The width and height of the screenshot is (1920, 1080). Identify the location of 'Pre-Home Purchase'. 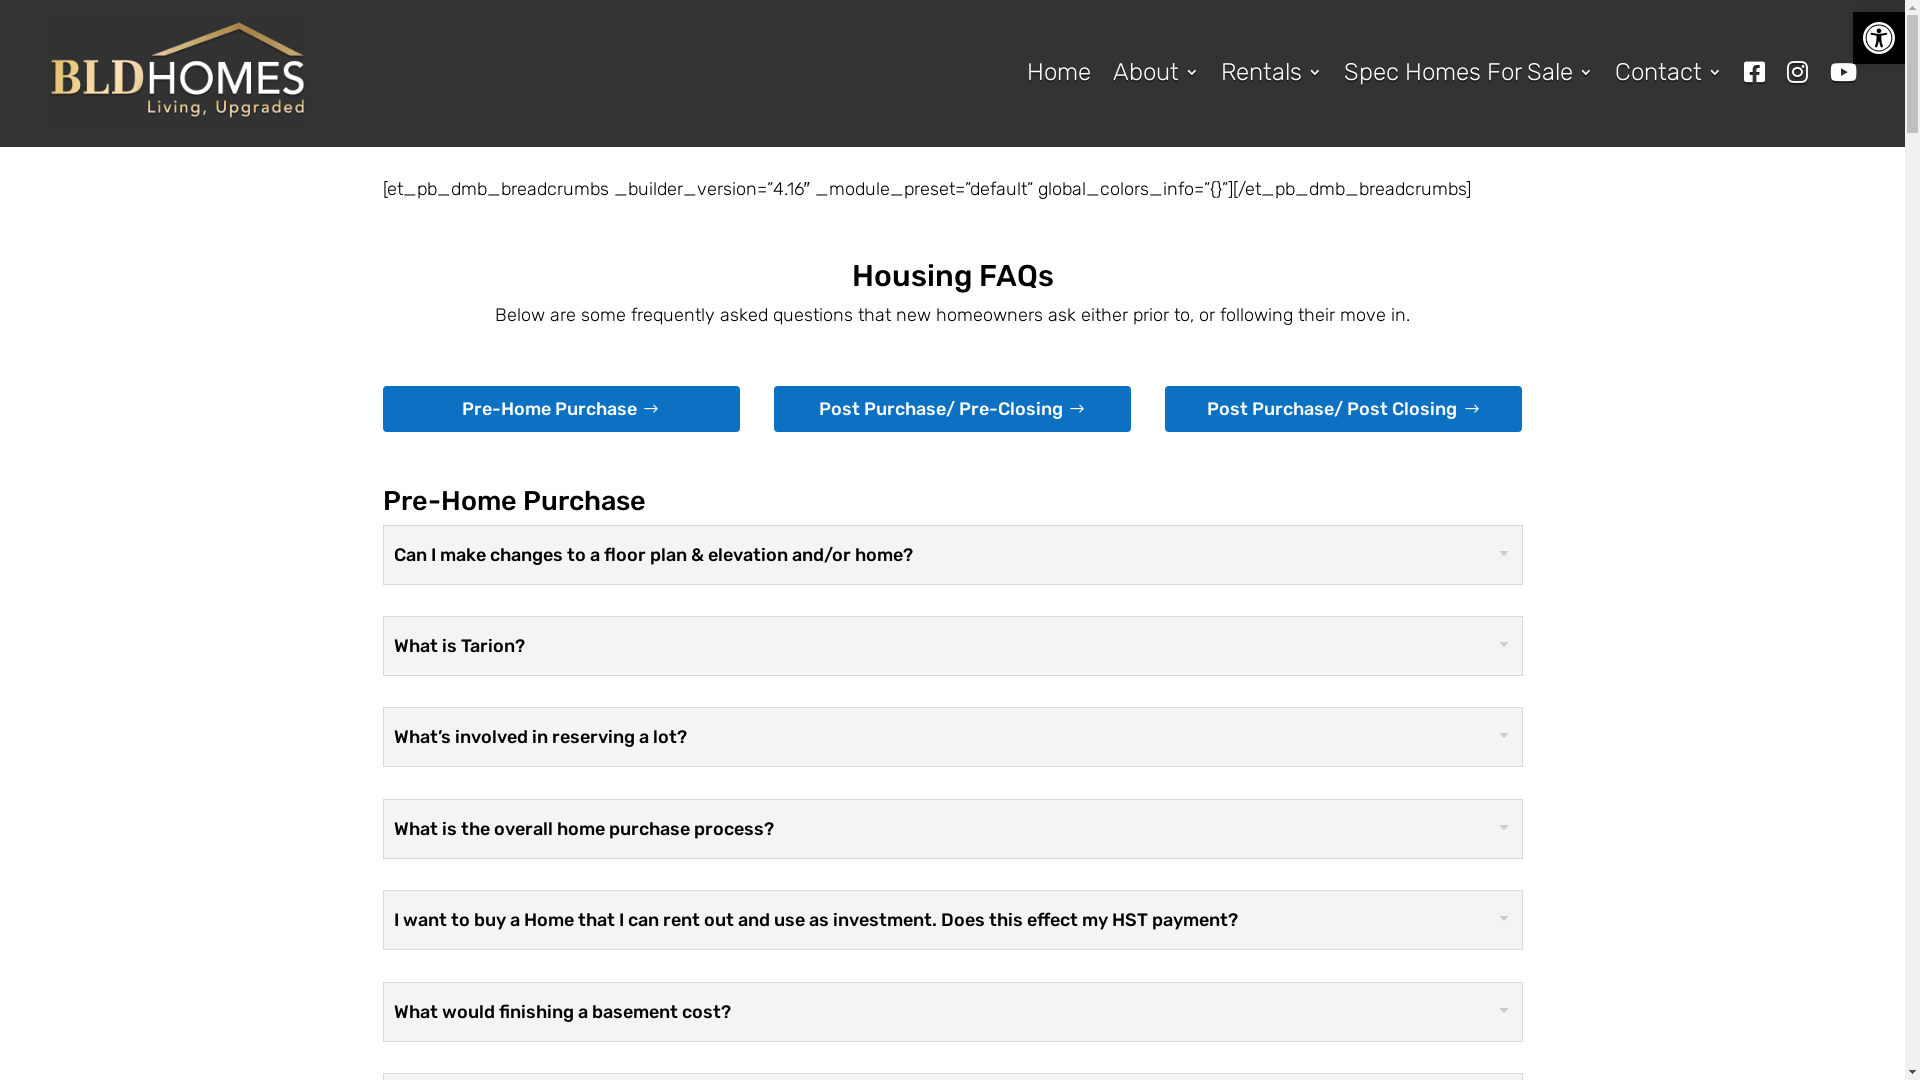
(560, 407).